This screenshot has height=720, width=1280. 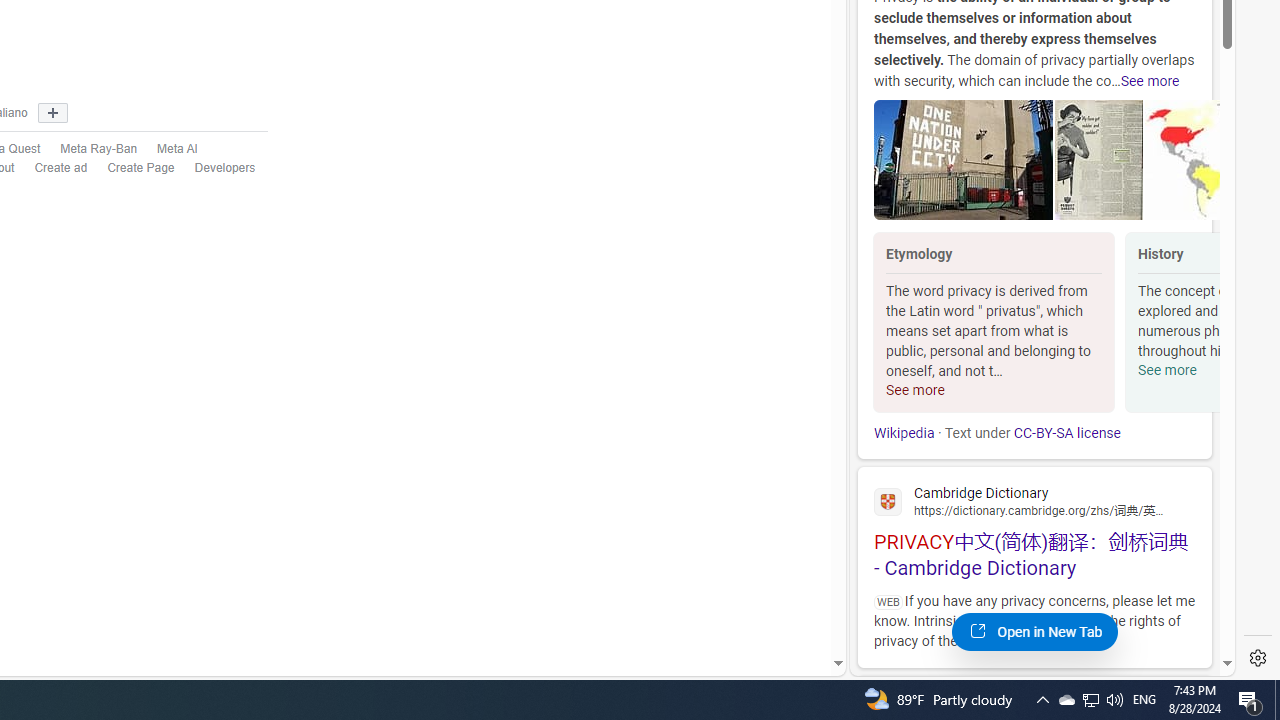 What do you see at coordinates (177, 148) in the screenshot?
I see `'Meta AI'` at bounding box center [177, 148].